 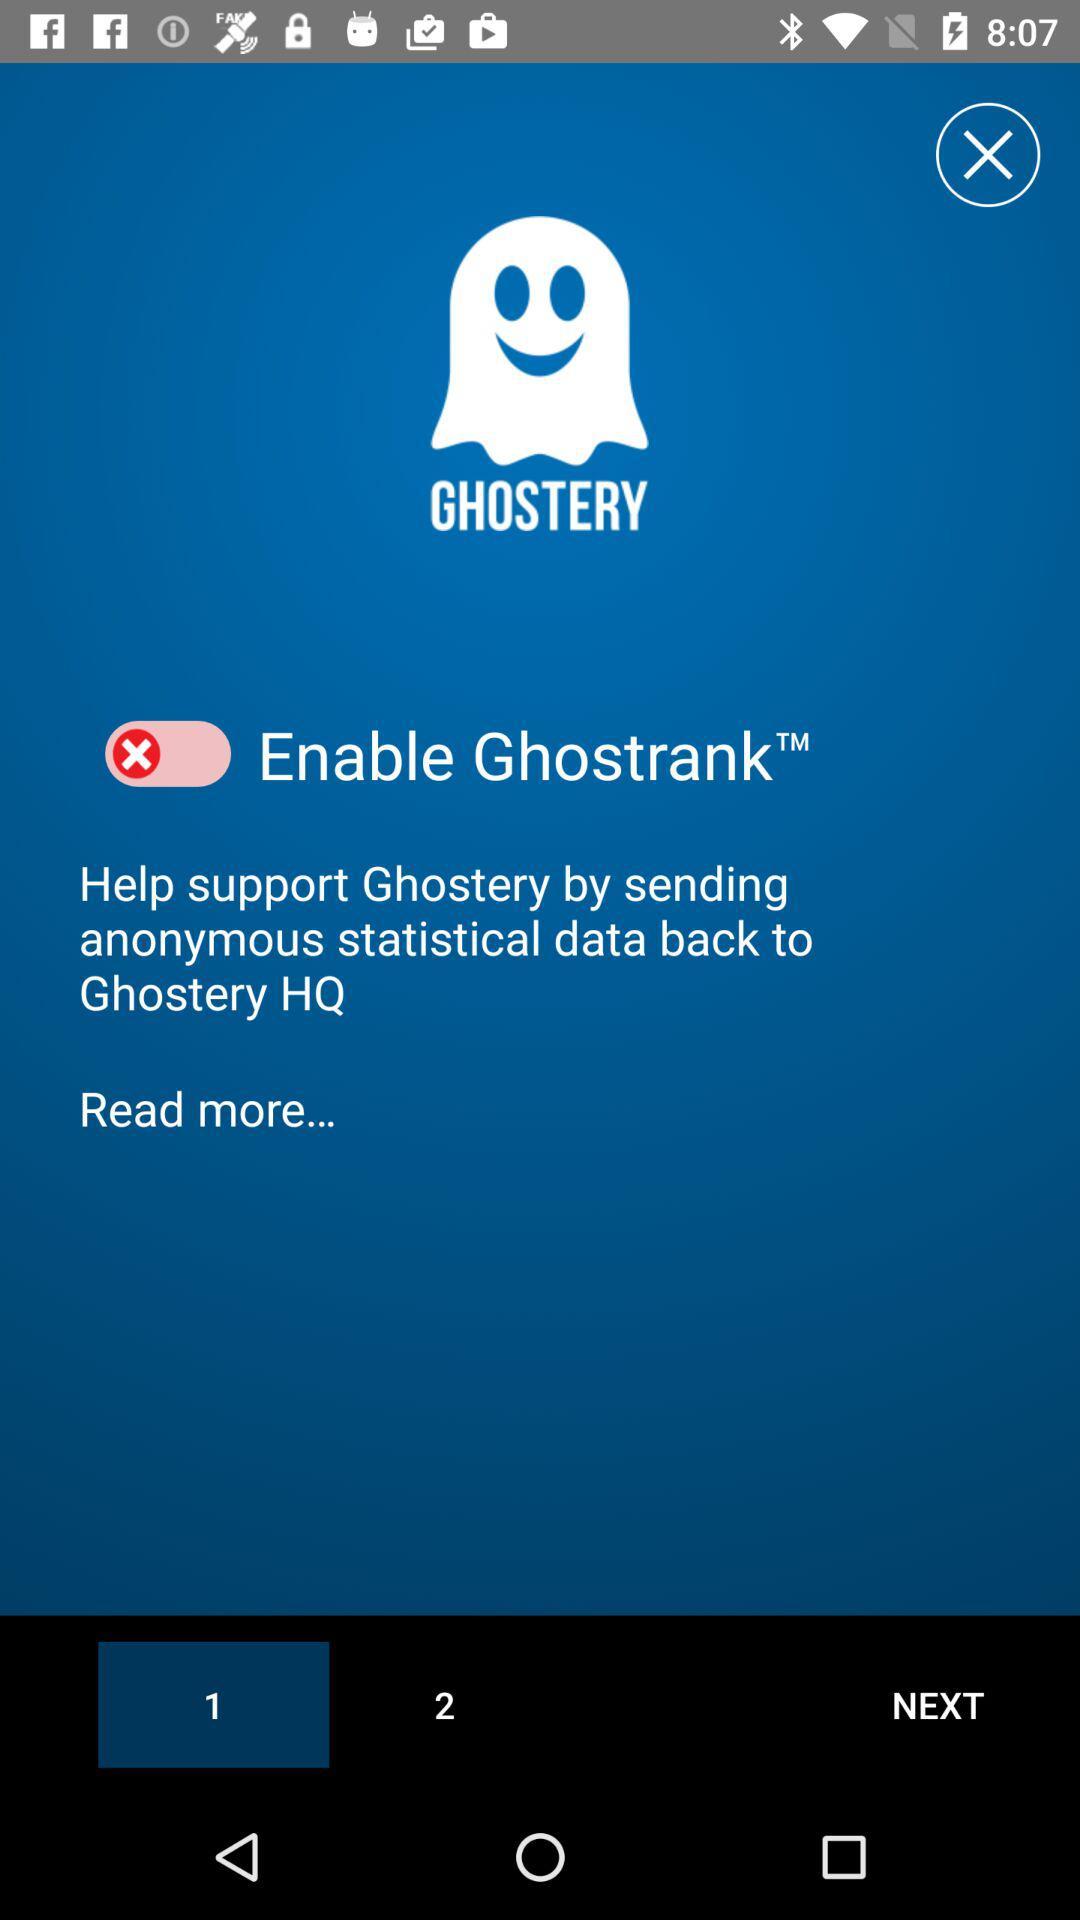 I want to click on the item above 1, so click(x=540, y=1107).